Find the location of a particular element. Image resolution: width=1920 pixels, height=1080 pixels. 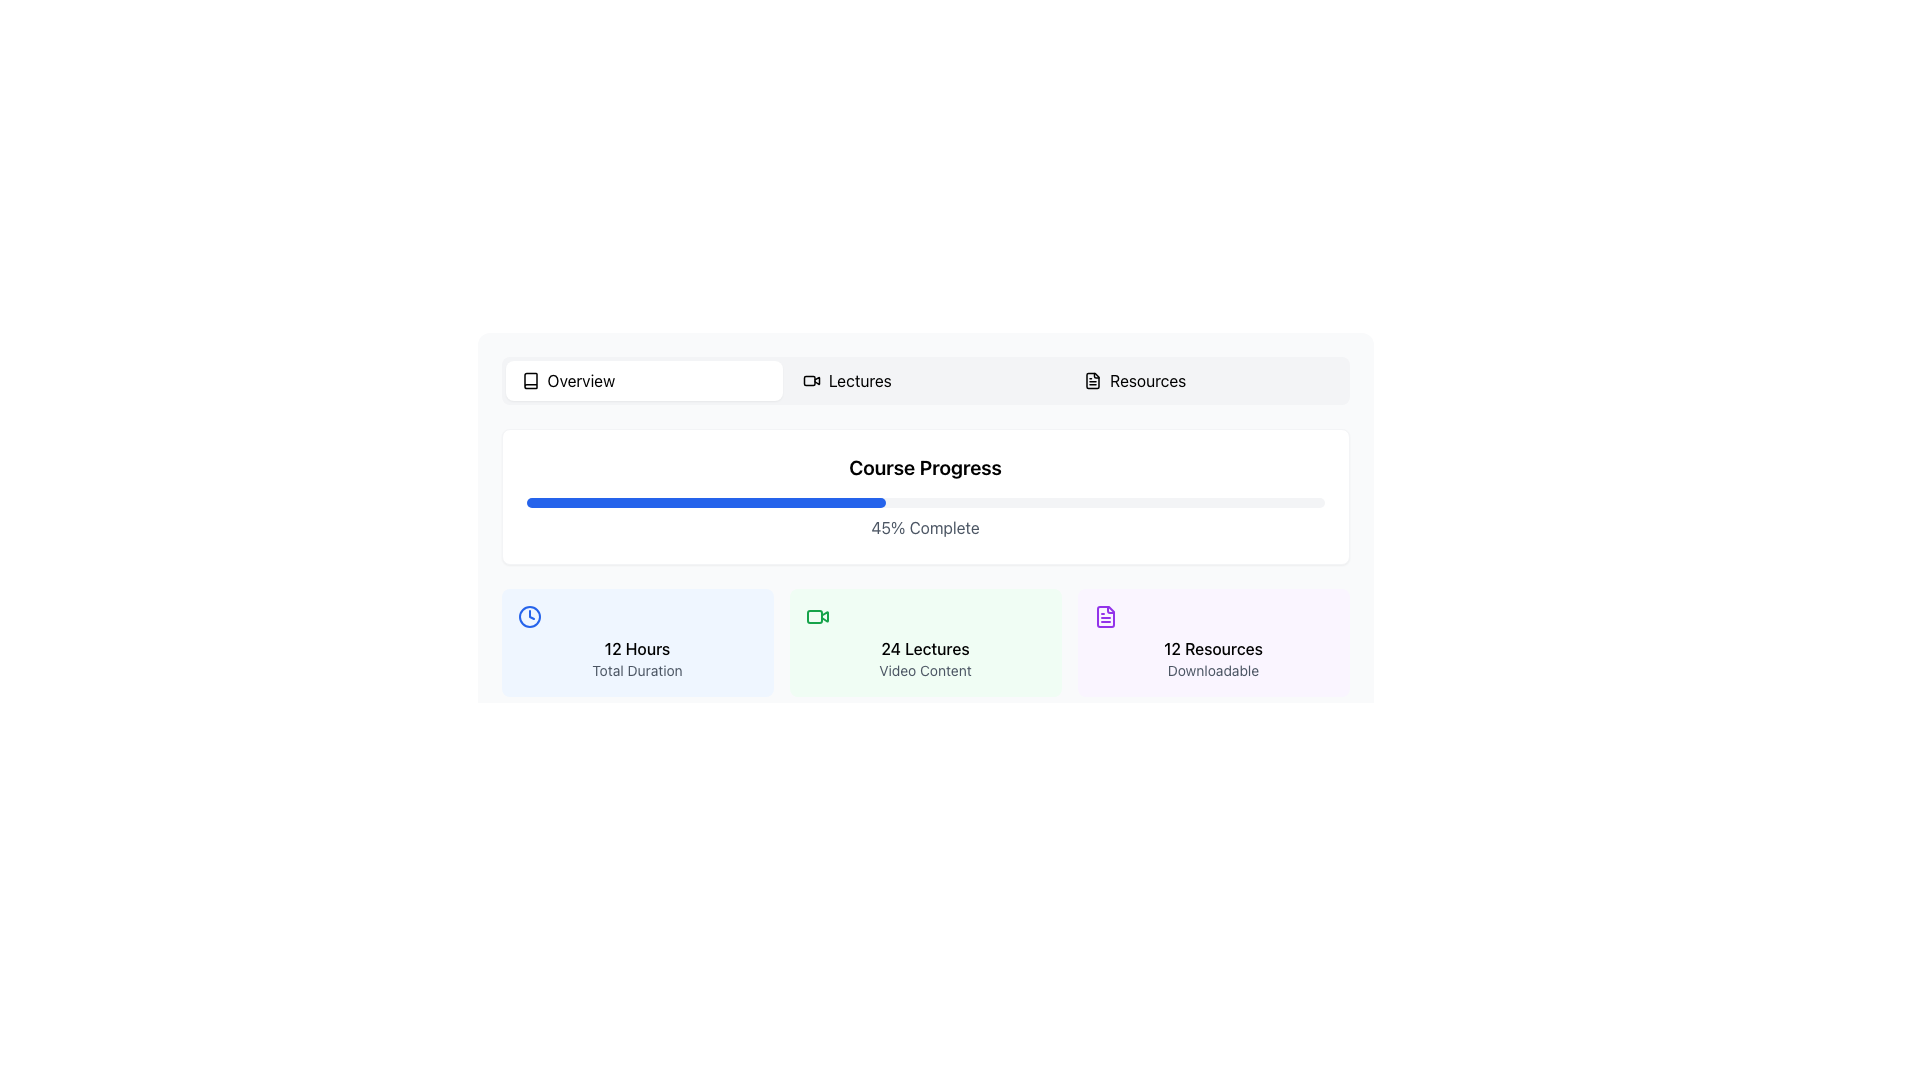

the 'Resources' menu icon located in the navigation bar at the top right of the interface, which visually represents access to resources related to the content is located at coordinates (1092, 381).